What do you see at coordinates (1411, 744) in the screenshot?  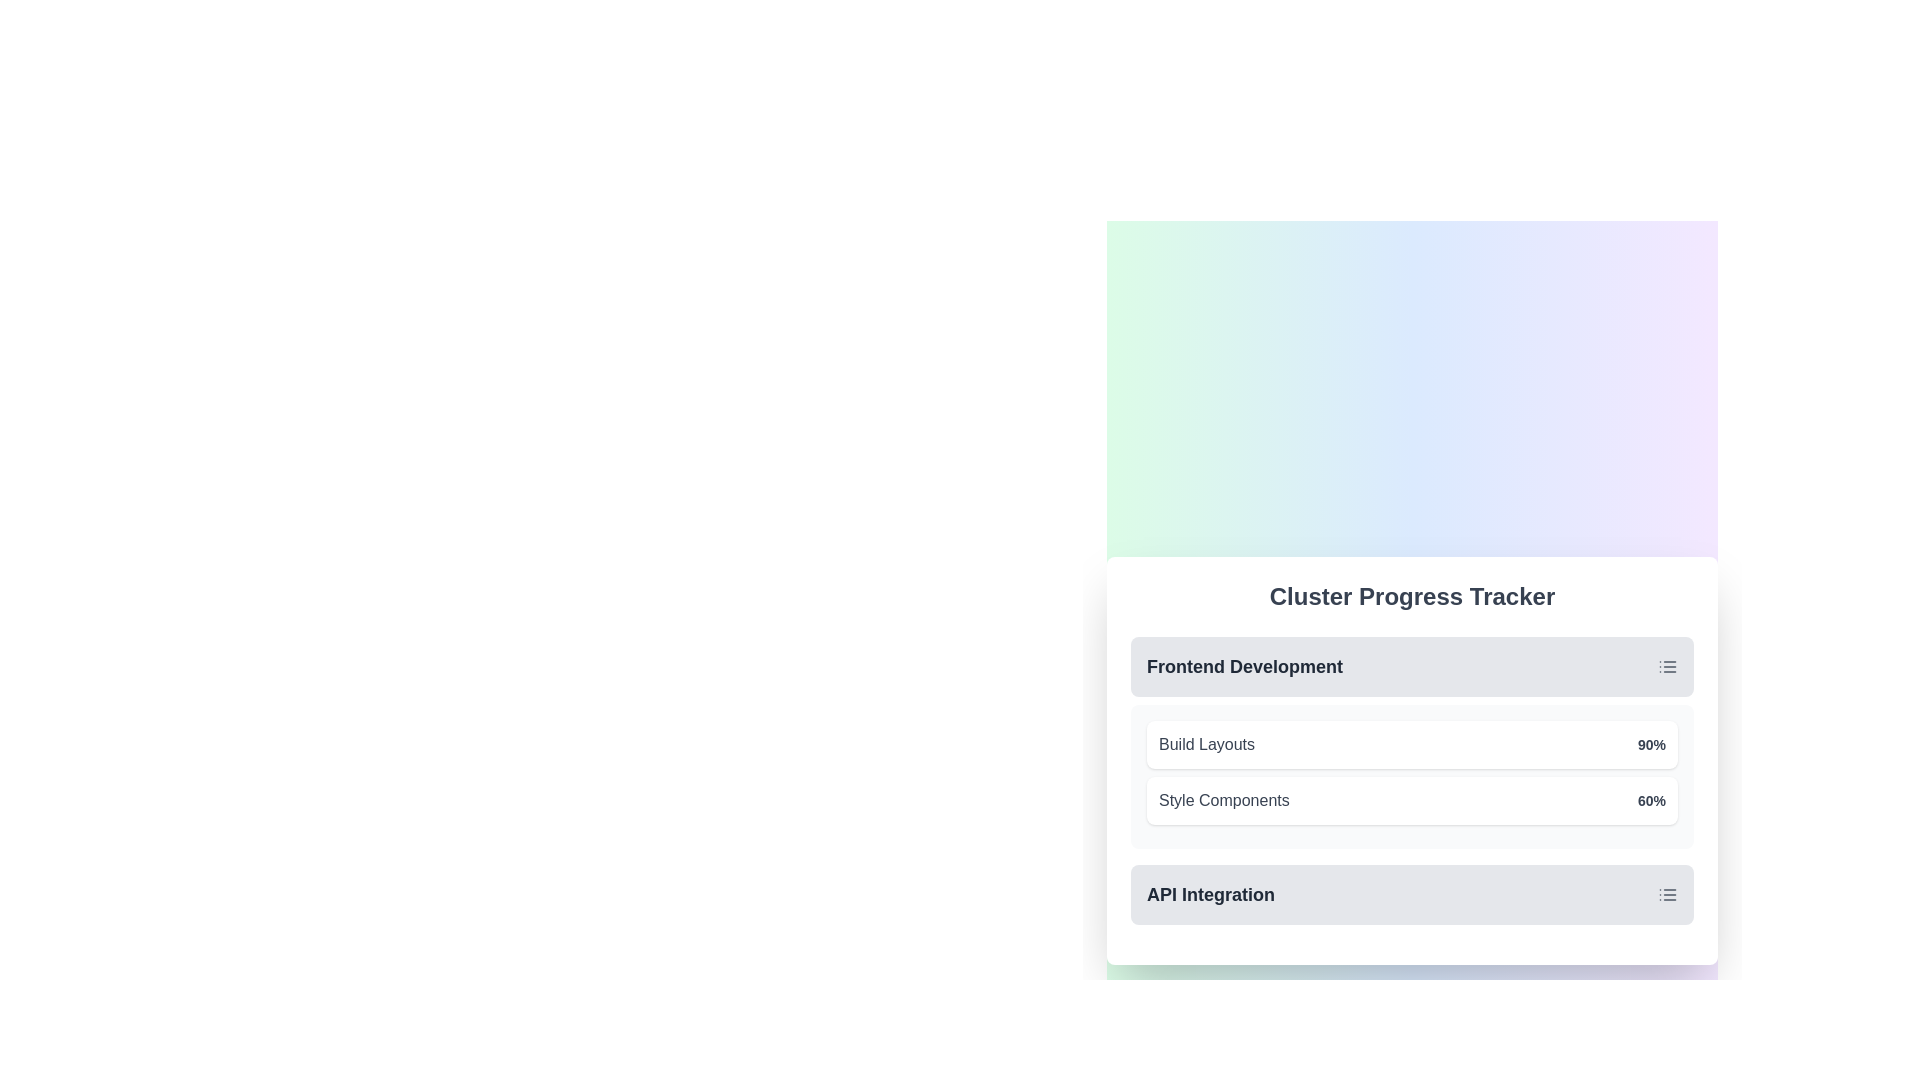 I see `the Progress card displaying 'Build Layouts' with a progress of '90%', which is the first card in the list under the 'Frontend Development' category` at bounding box center [1411, 744].